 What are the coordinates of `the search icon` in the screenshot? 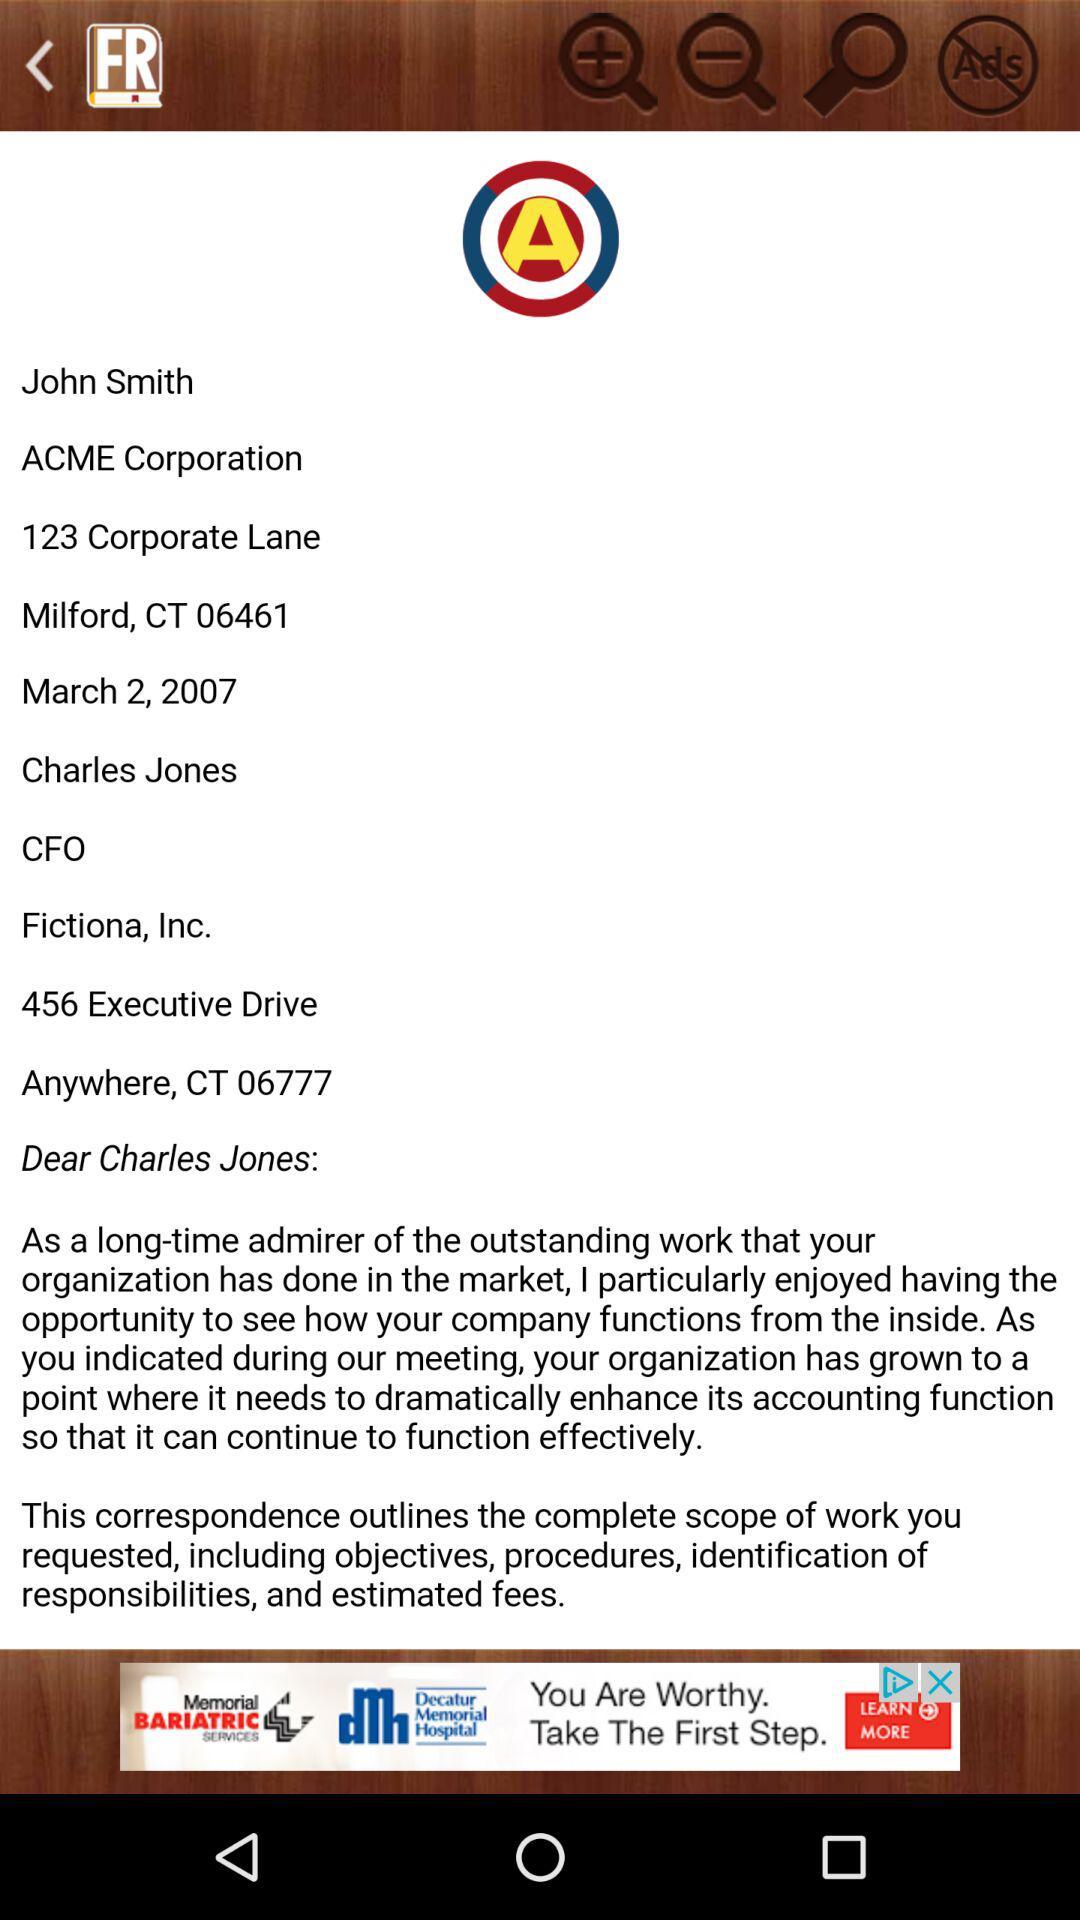 It's located at (855, 69).